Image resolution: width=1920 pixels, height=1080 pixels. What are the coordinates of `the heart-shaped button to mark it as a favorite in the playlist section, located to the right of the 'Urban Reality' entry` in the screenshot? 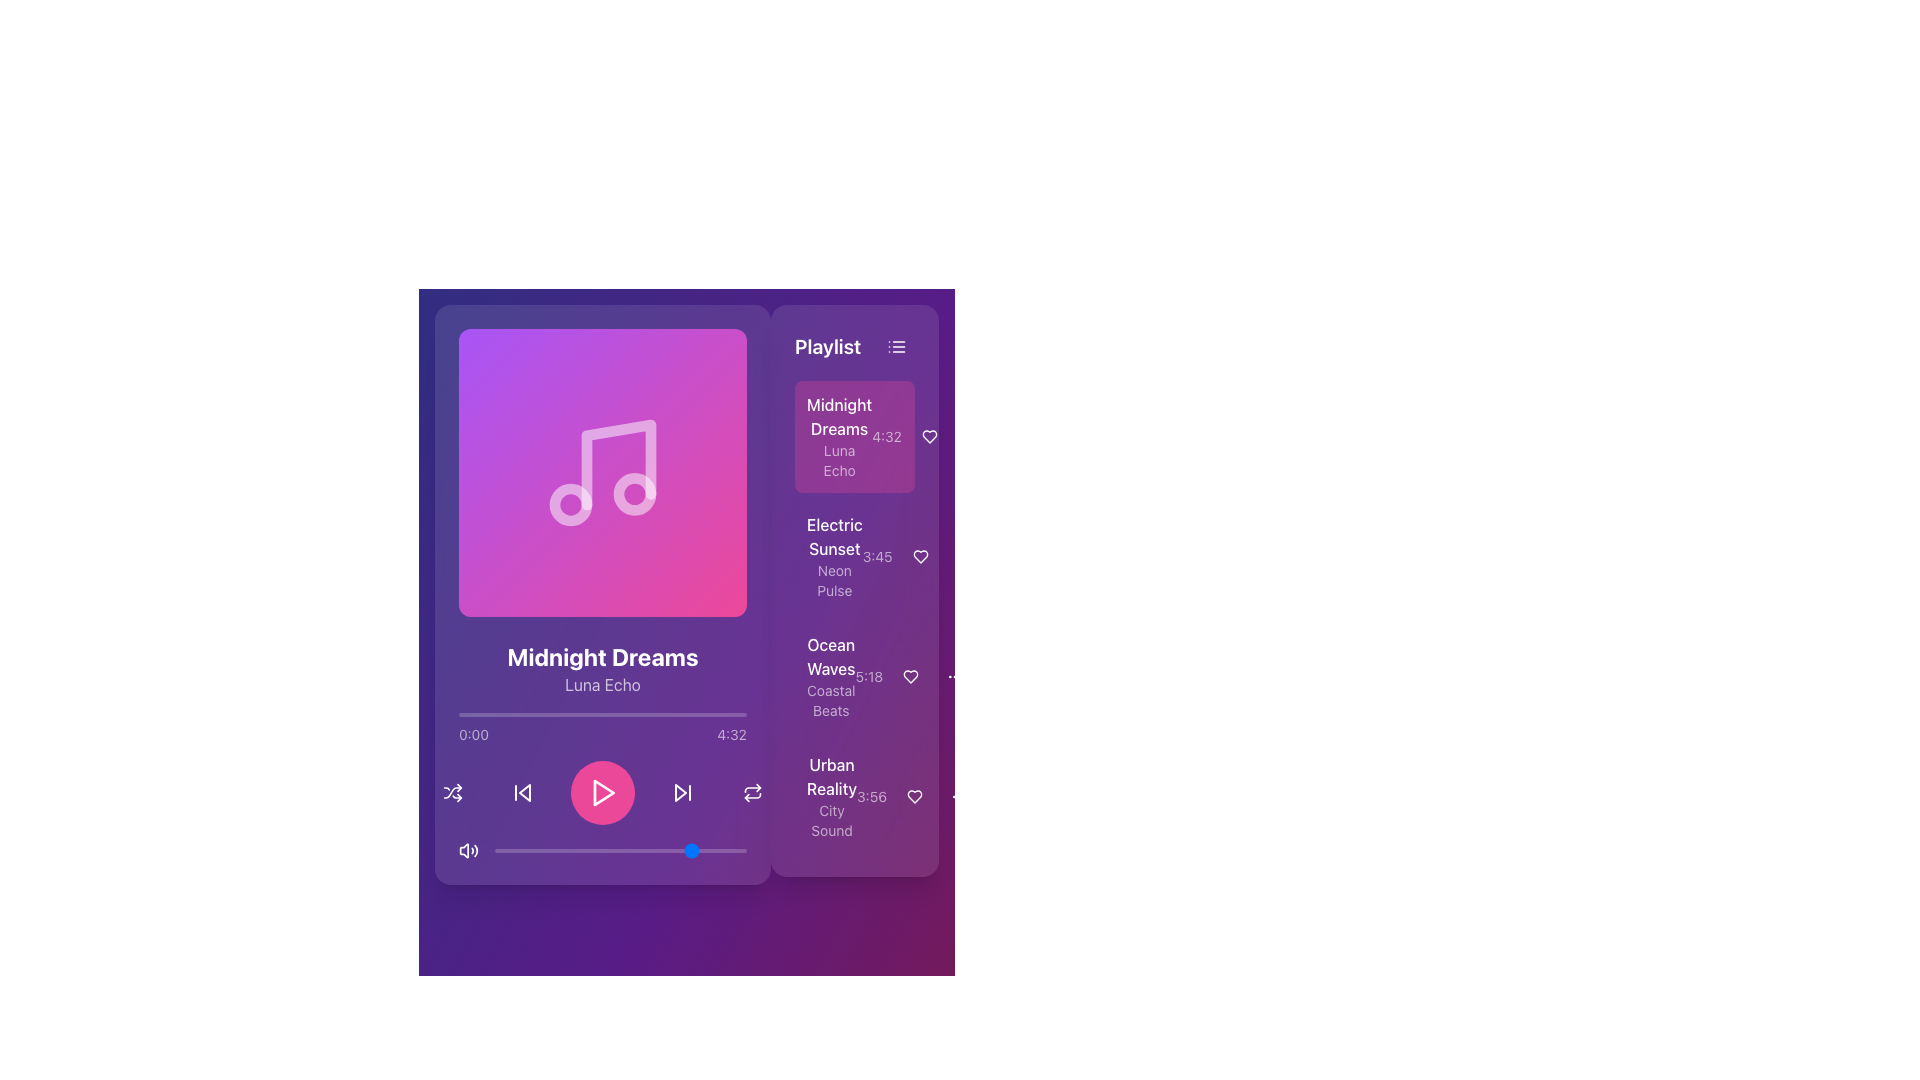 It's located at (914, 796).